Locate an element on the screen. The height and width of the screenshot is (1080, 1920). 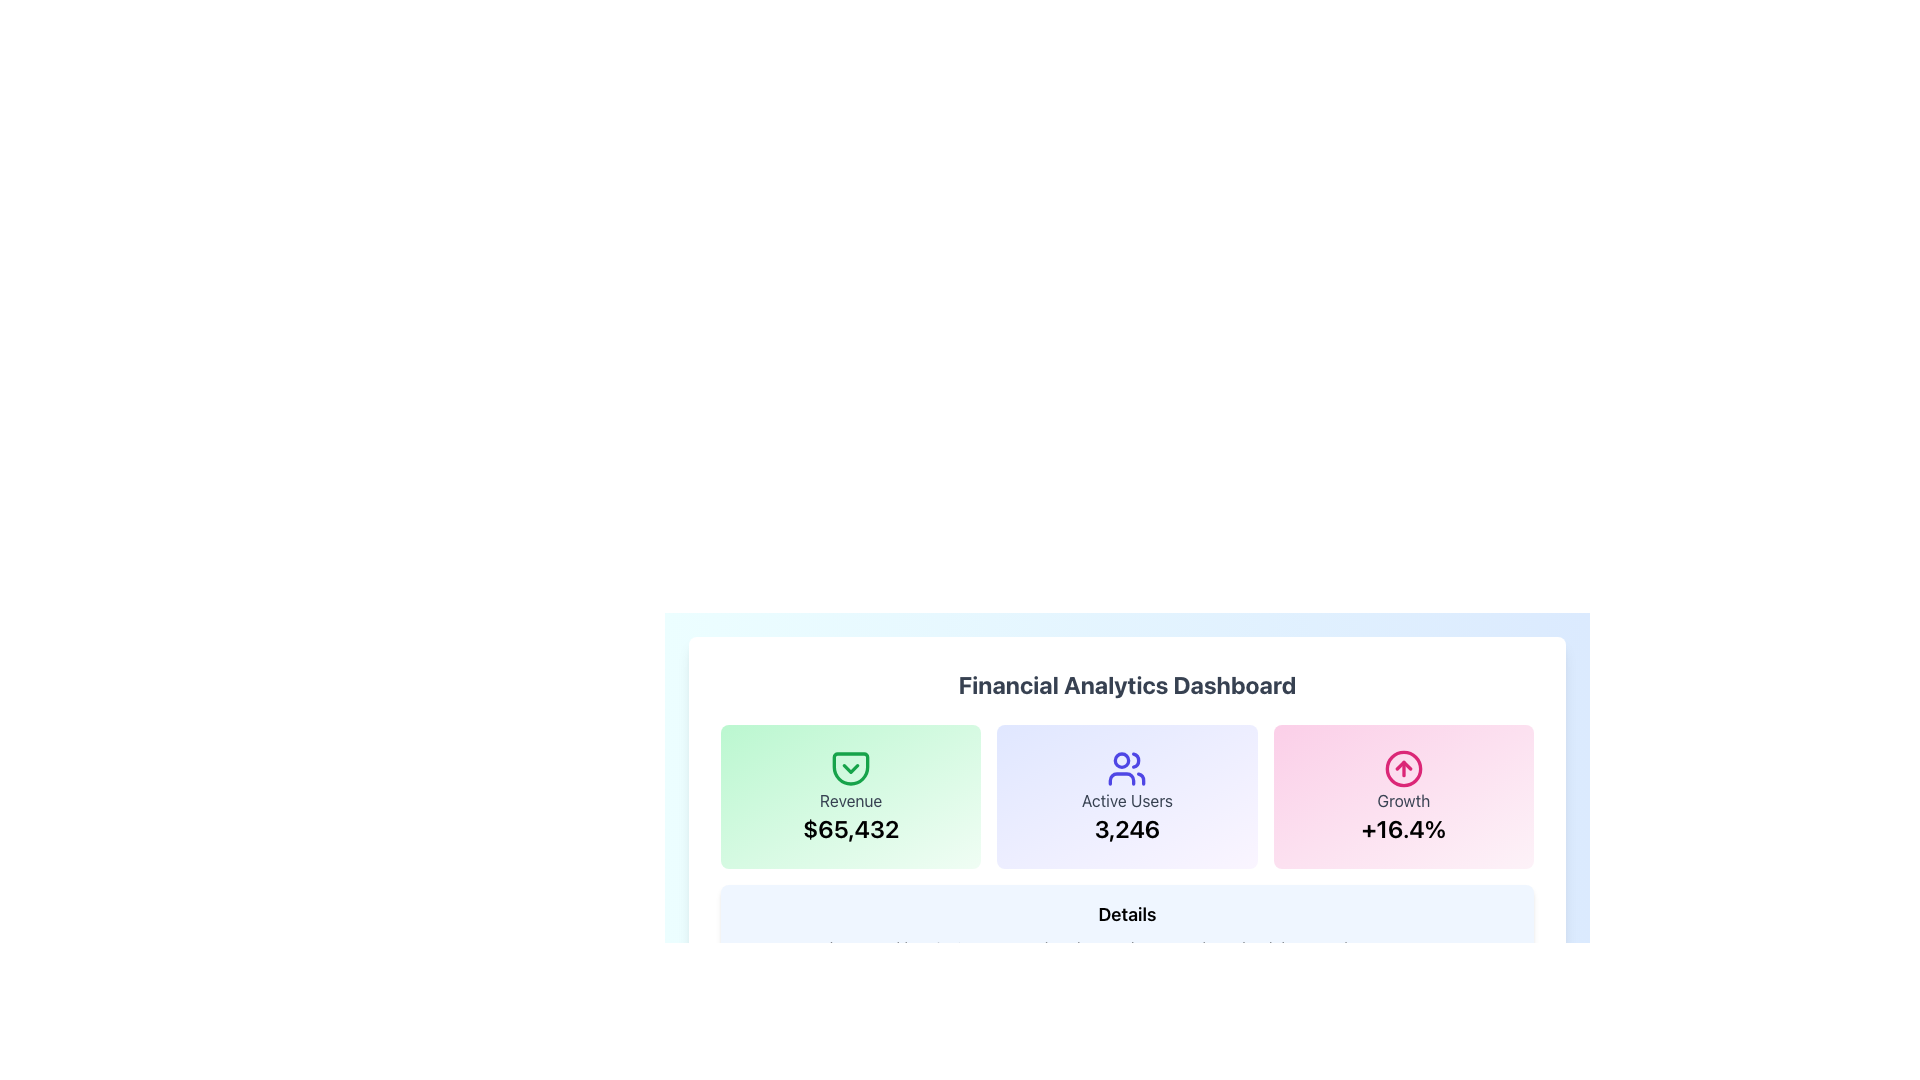
the Card element displaying the number of active users in the Financial Analytics Dashboard, centrally aligned within the three-column grid layout is located at coordinates (1127, 796).